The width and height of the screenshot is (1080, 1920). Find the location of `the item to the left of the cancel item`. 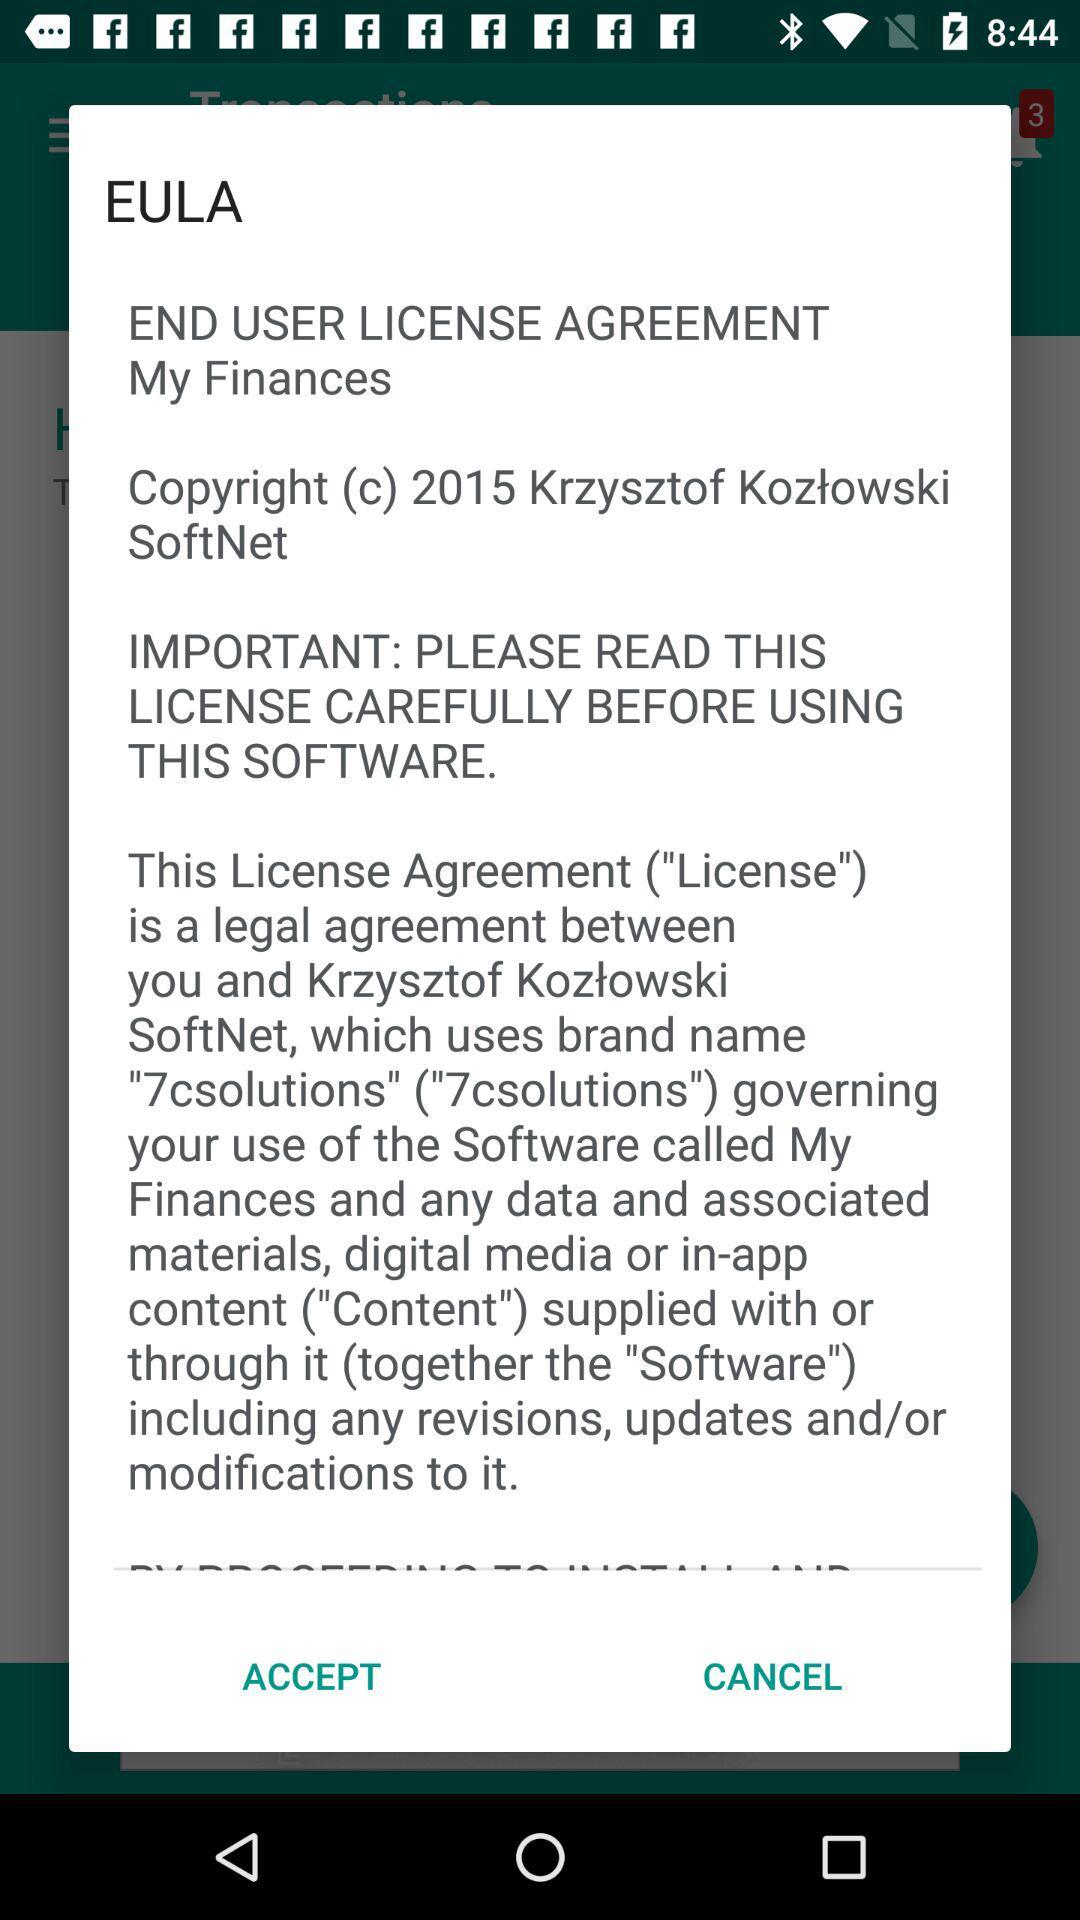

the item to the left of the cancel item is located at coordinates (312, 1675).